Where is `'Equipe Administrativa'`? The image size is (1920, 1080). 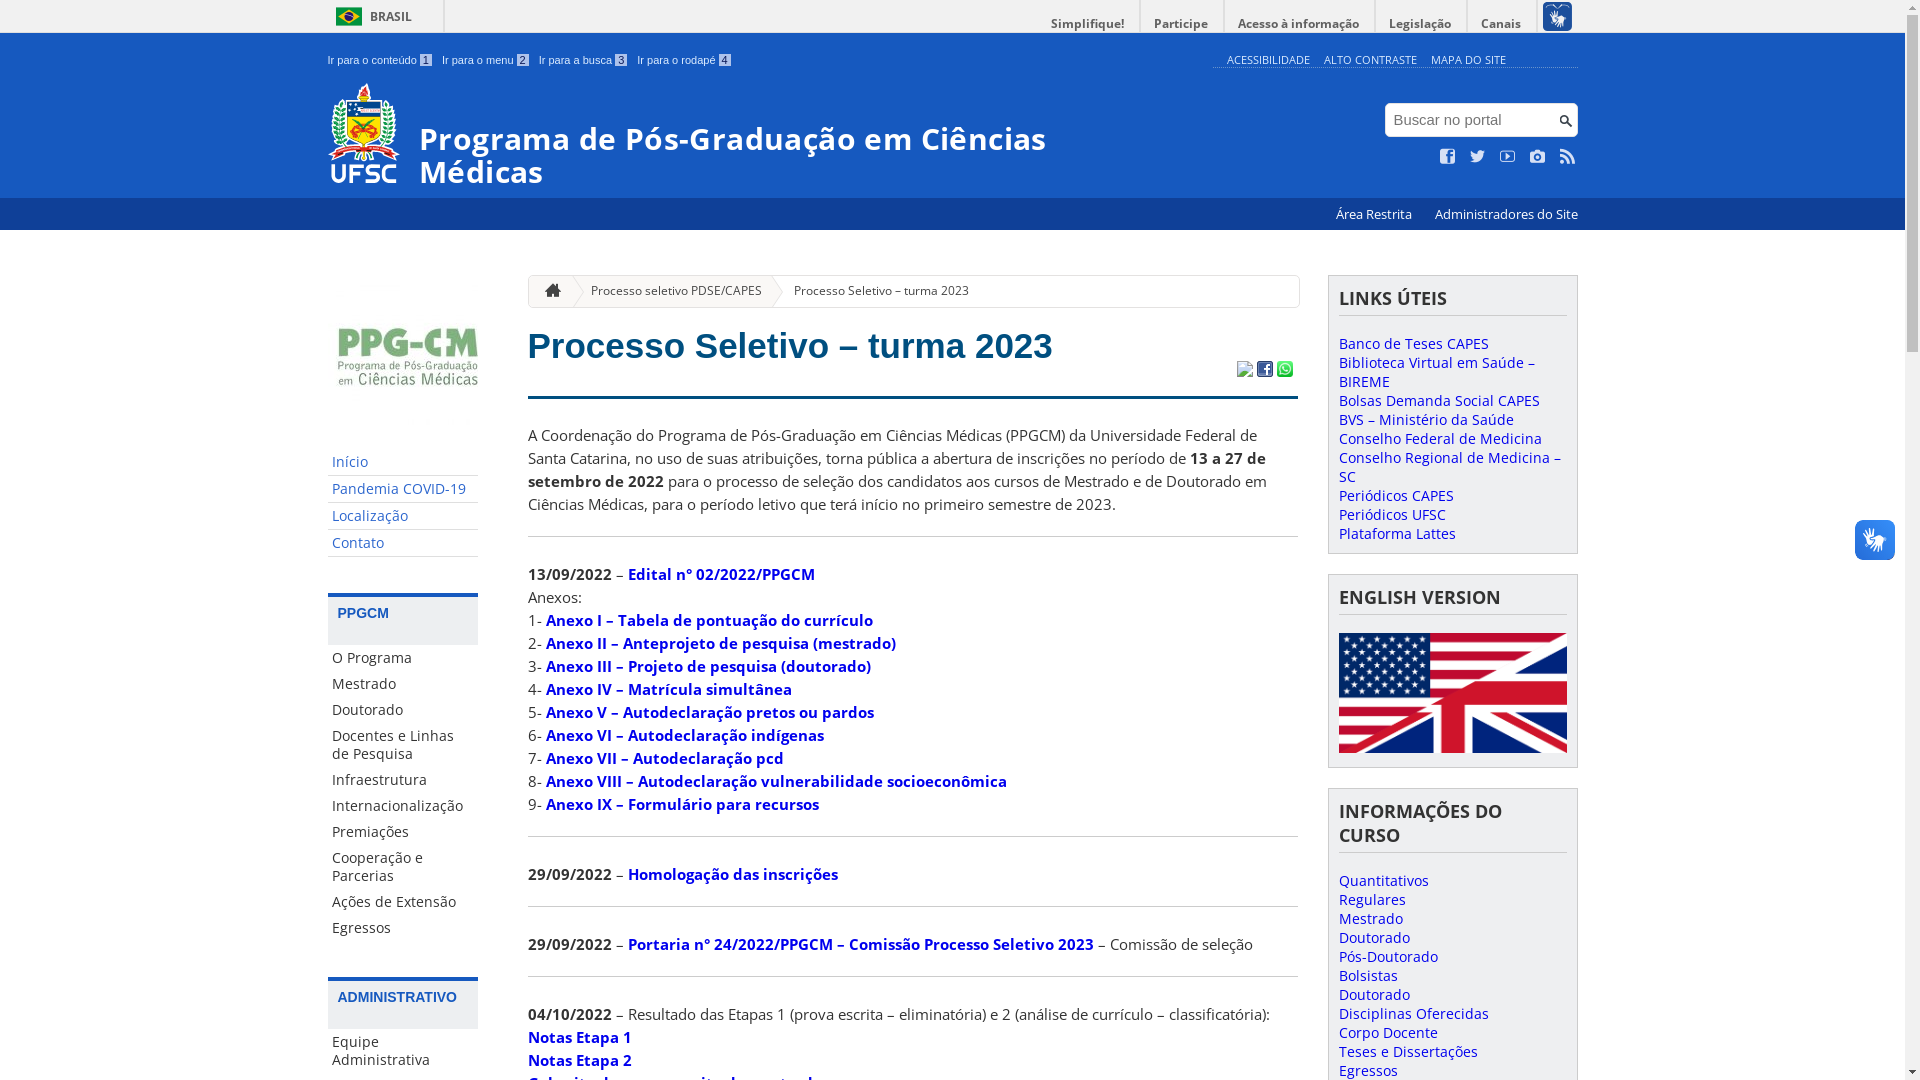
'Equipe Administrativa' is located at coordinates (402, 1049).